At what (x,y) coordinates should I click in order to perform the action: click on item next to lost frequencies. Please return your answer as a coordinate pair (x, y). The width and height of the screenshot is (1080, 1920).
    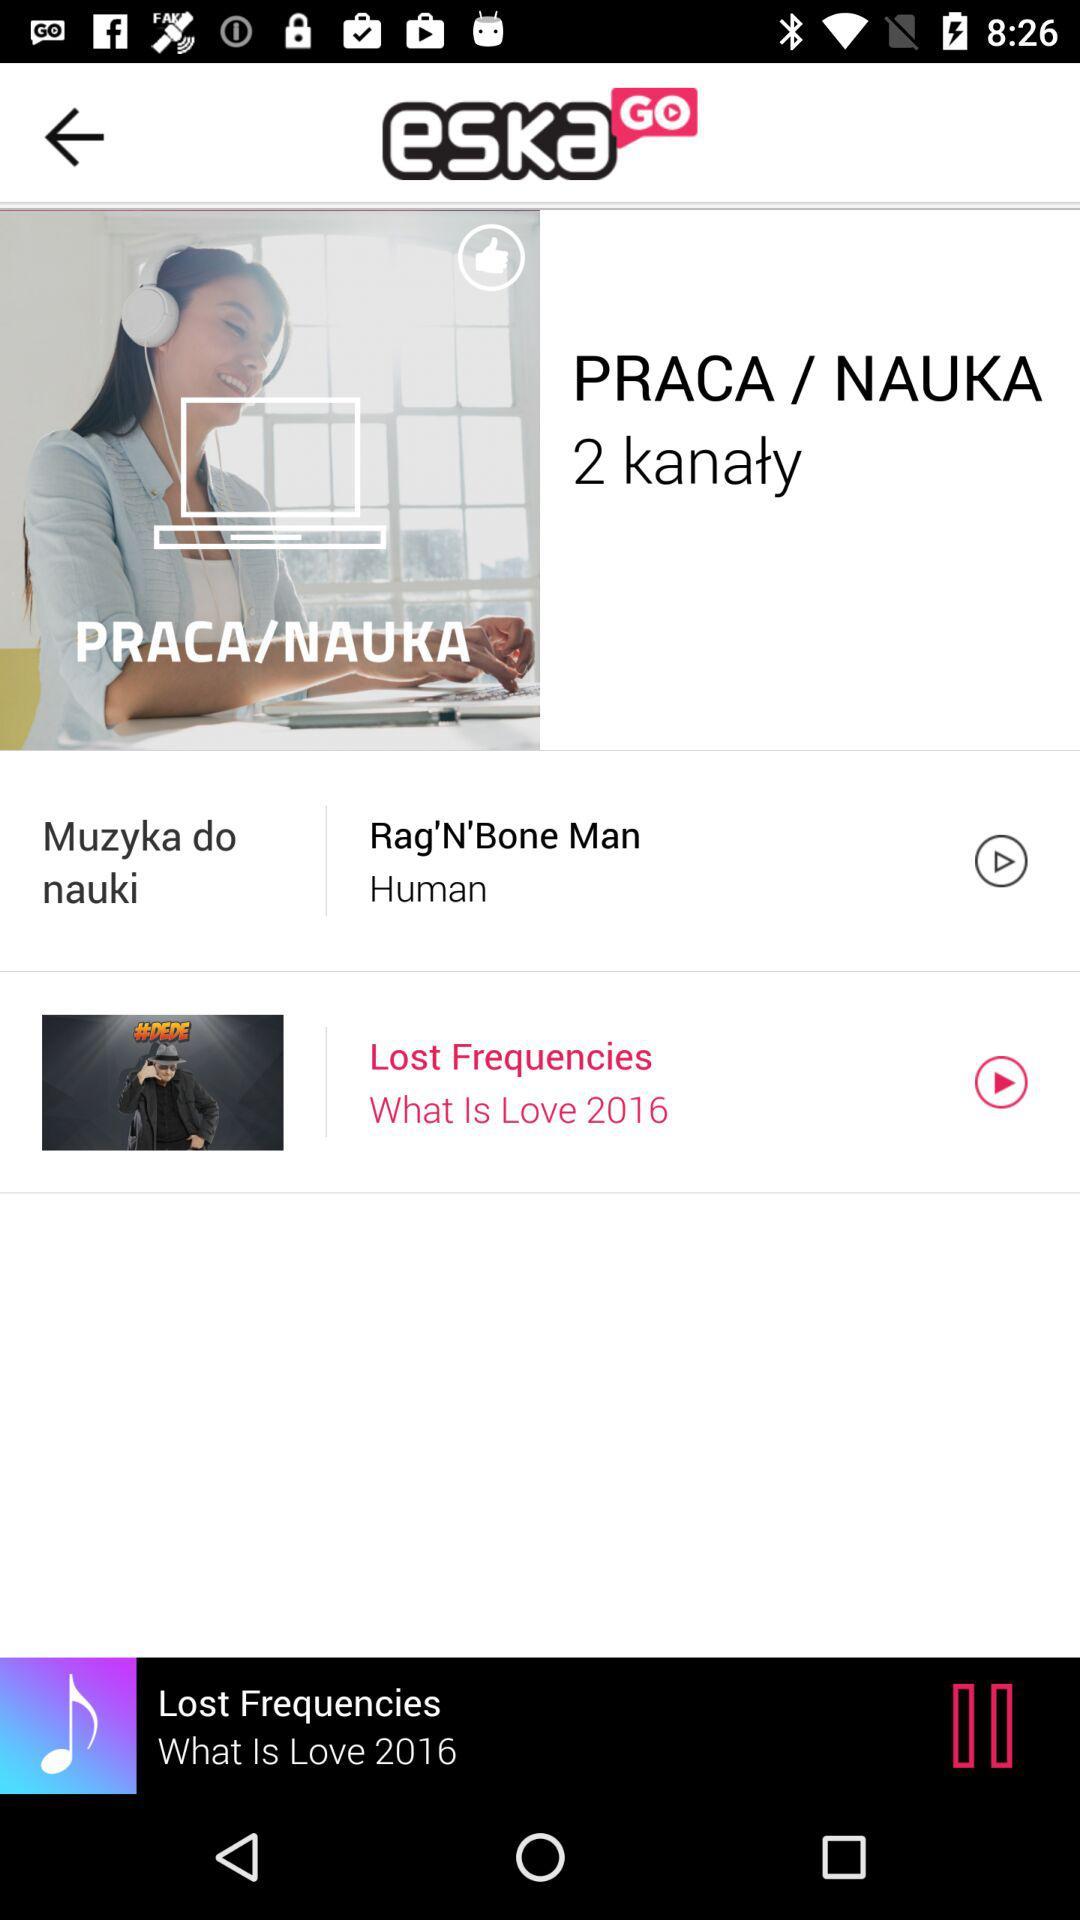
    Looking at the image, I should click on (987, 1724).